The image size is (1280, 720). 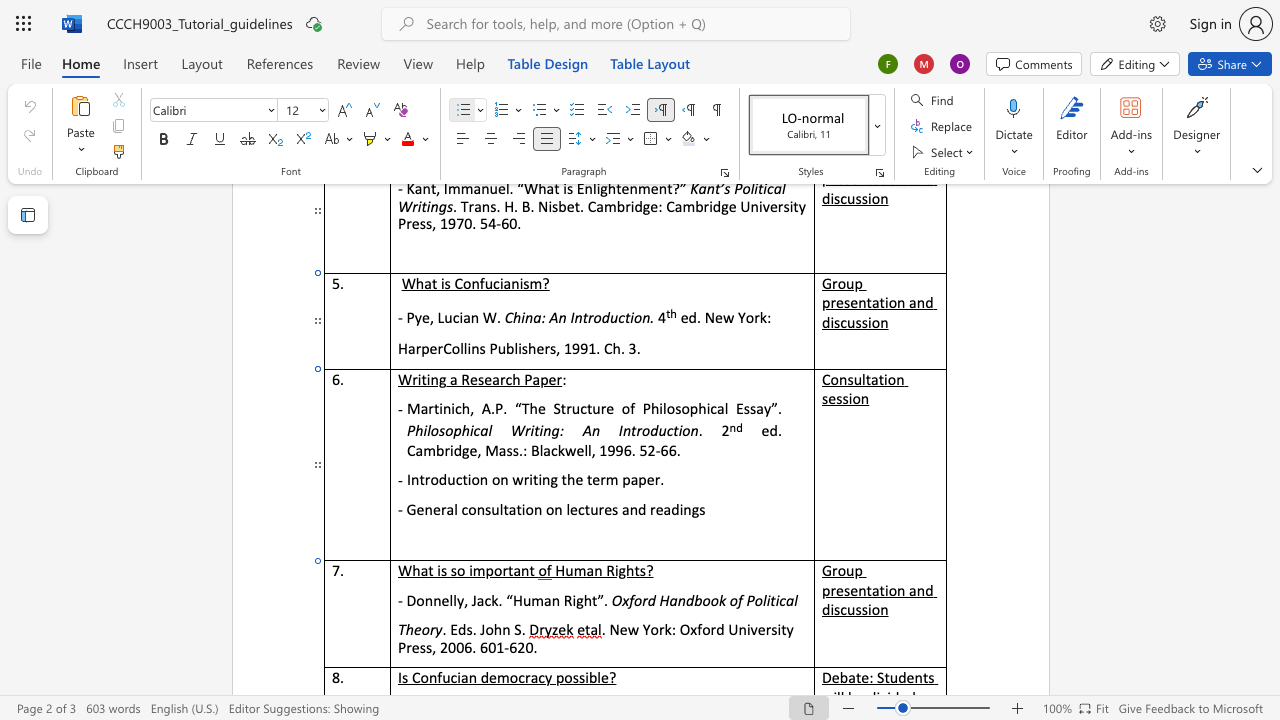 What do you see at coordinates (632, 570) in the screenshot?
I see `the space between the continuous character "h" and "t" in the text` at bounding box center [632, 570].